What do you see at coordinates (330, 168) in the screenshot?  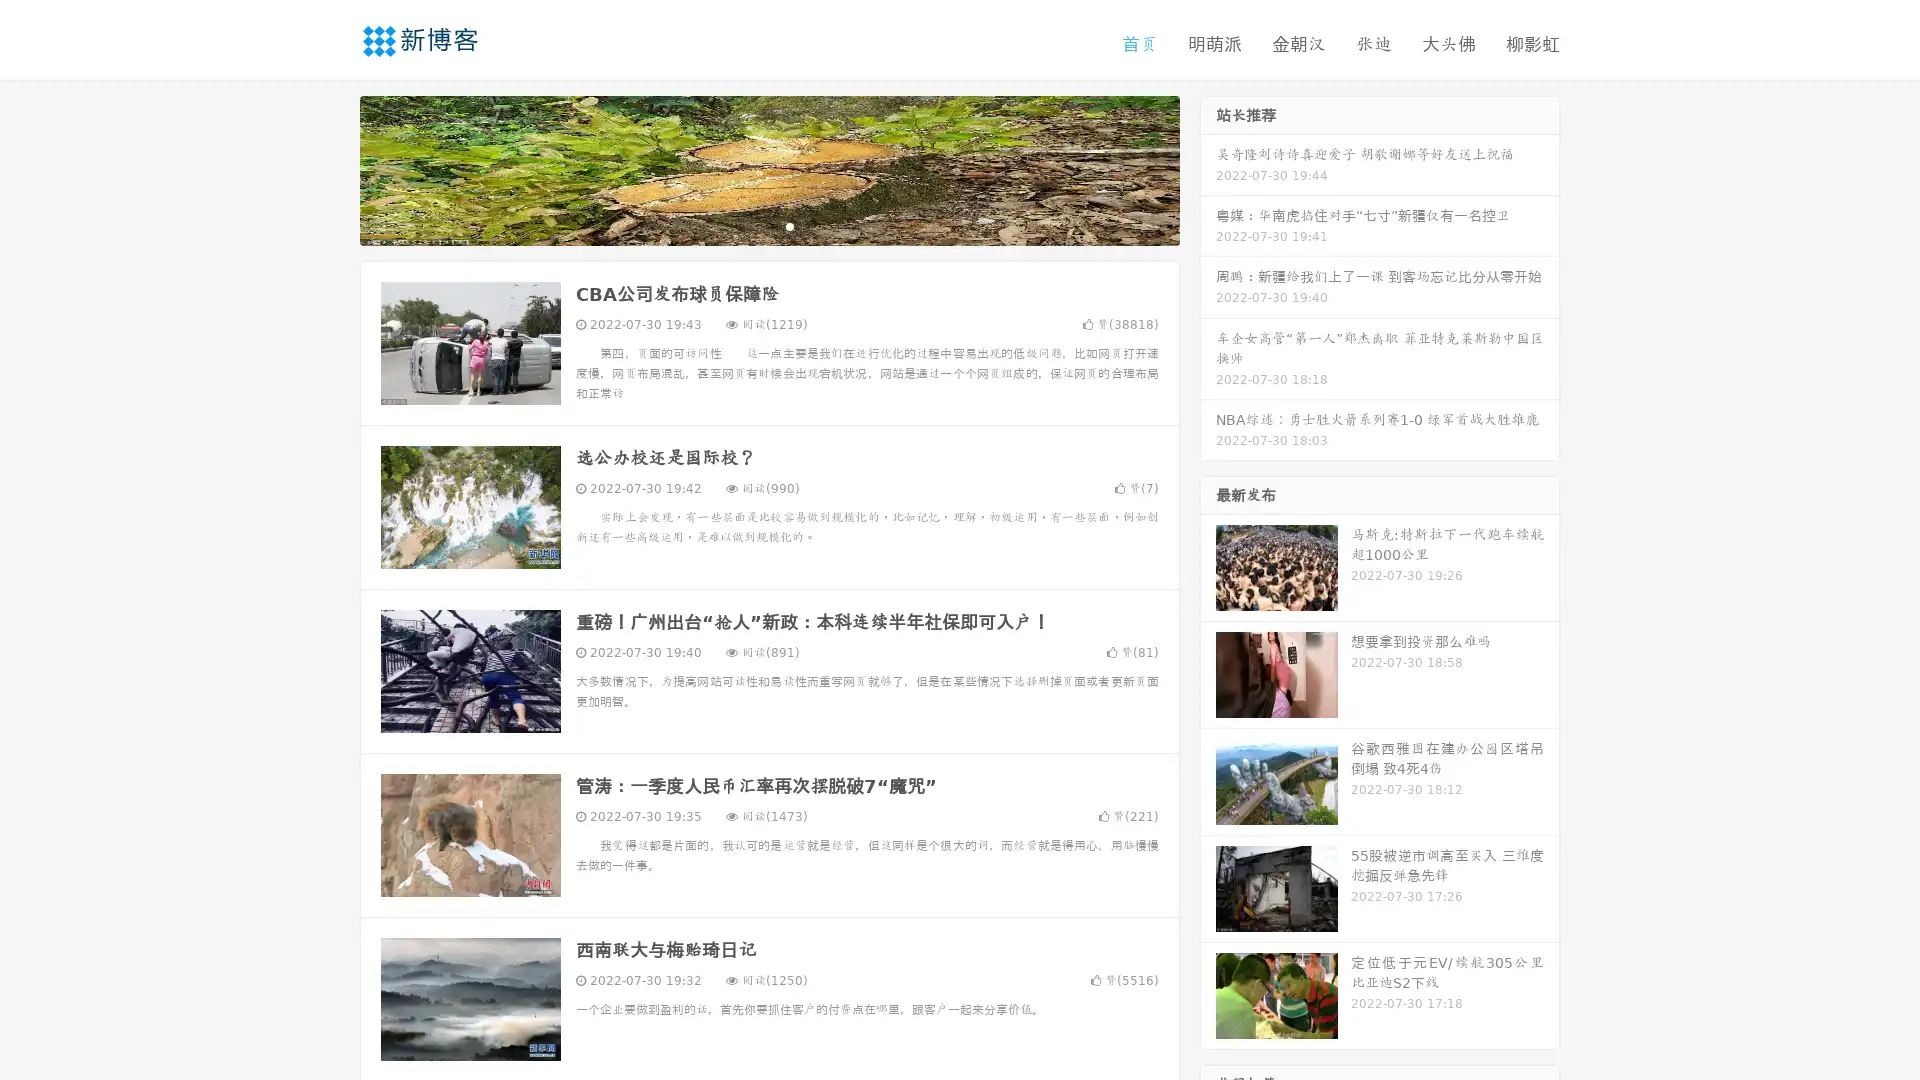 I see `Previous slide` at bounding box center [330, 168].